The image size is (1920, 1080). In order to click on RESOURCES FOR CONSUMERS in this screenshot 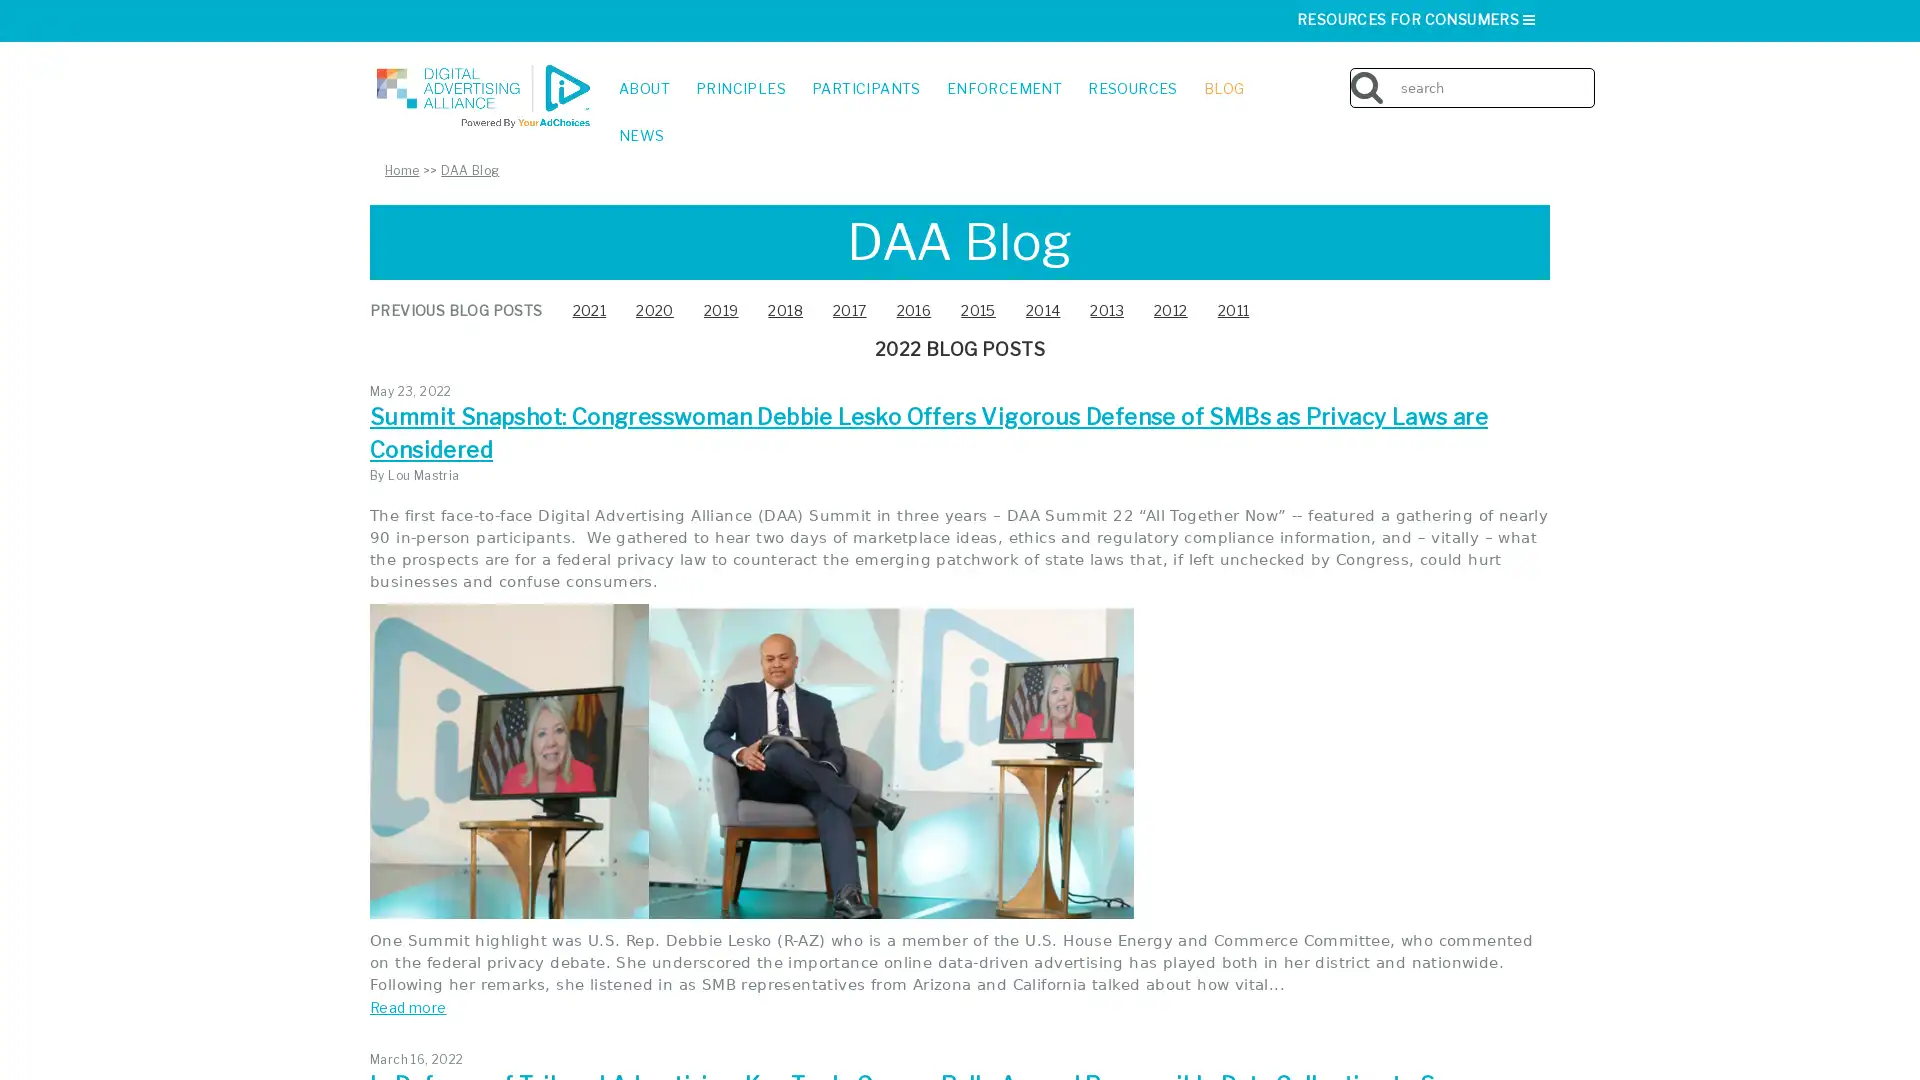, I will do `click(1416, 19)`.